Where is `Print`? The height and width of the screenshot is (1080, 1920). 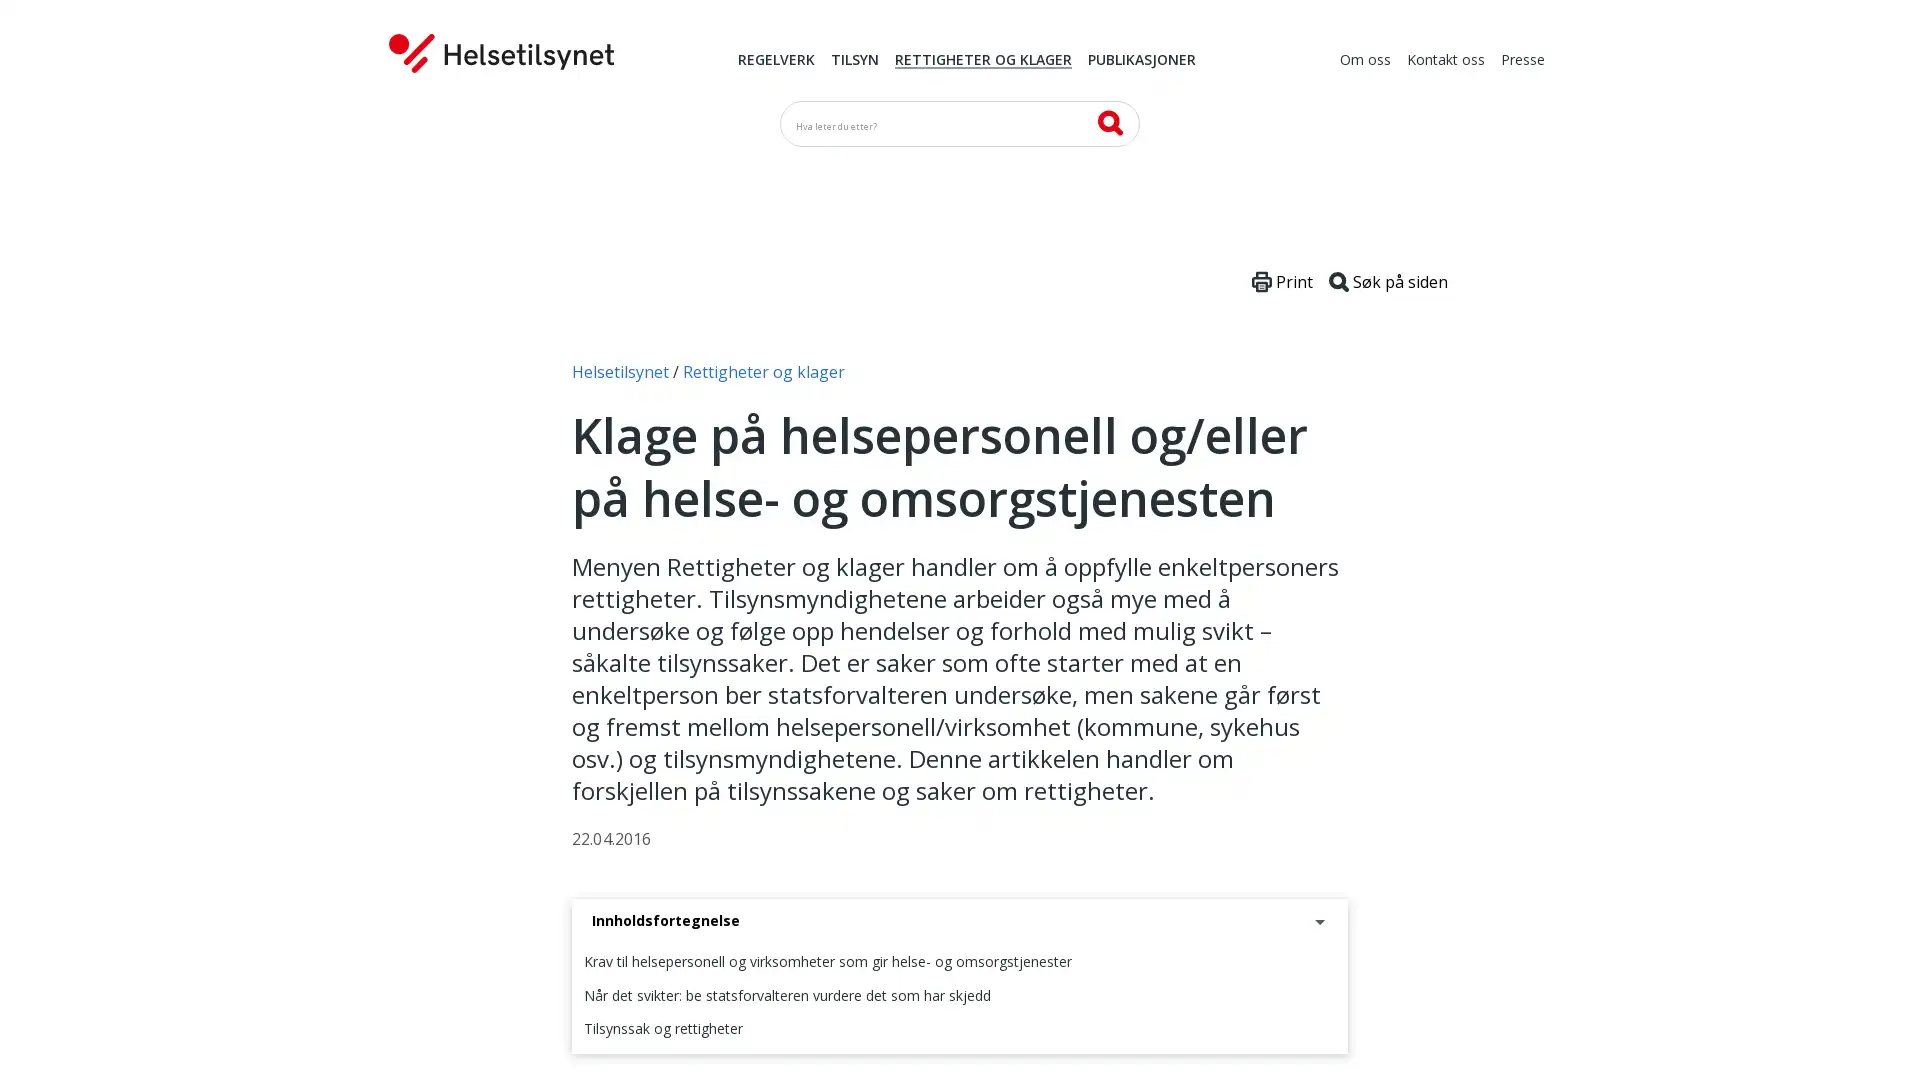
Print is located at coordinates (1282, 281).